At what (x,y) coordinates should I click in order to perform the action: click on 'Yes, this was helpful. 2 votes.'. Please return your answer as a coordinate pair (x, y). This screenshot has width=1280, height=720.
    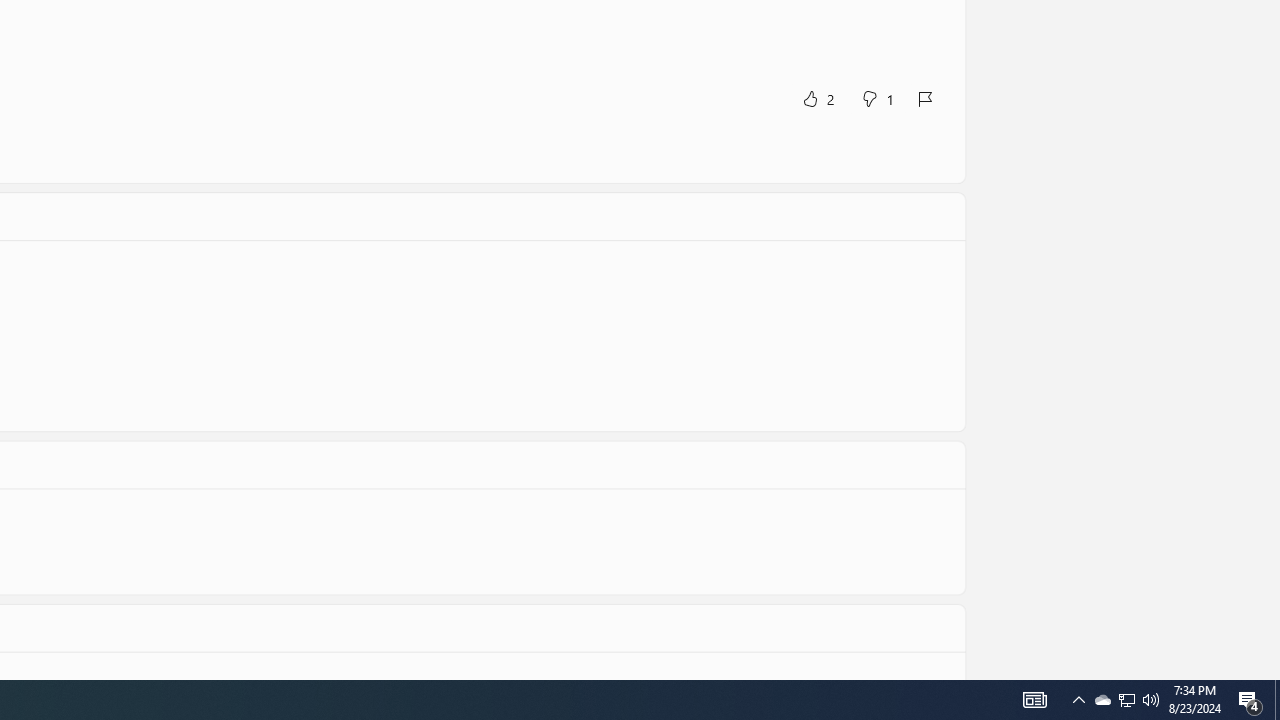
    Looking at the image, I should click on (817, 98).